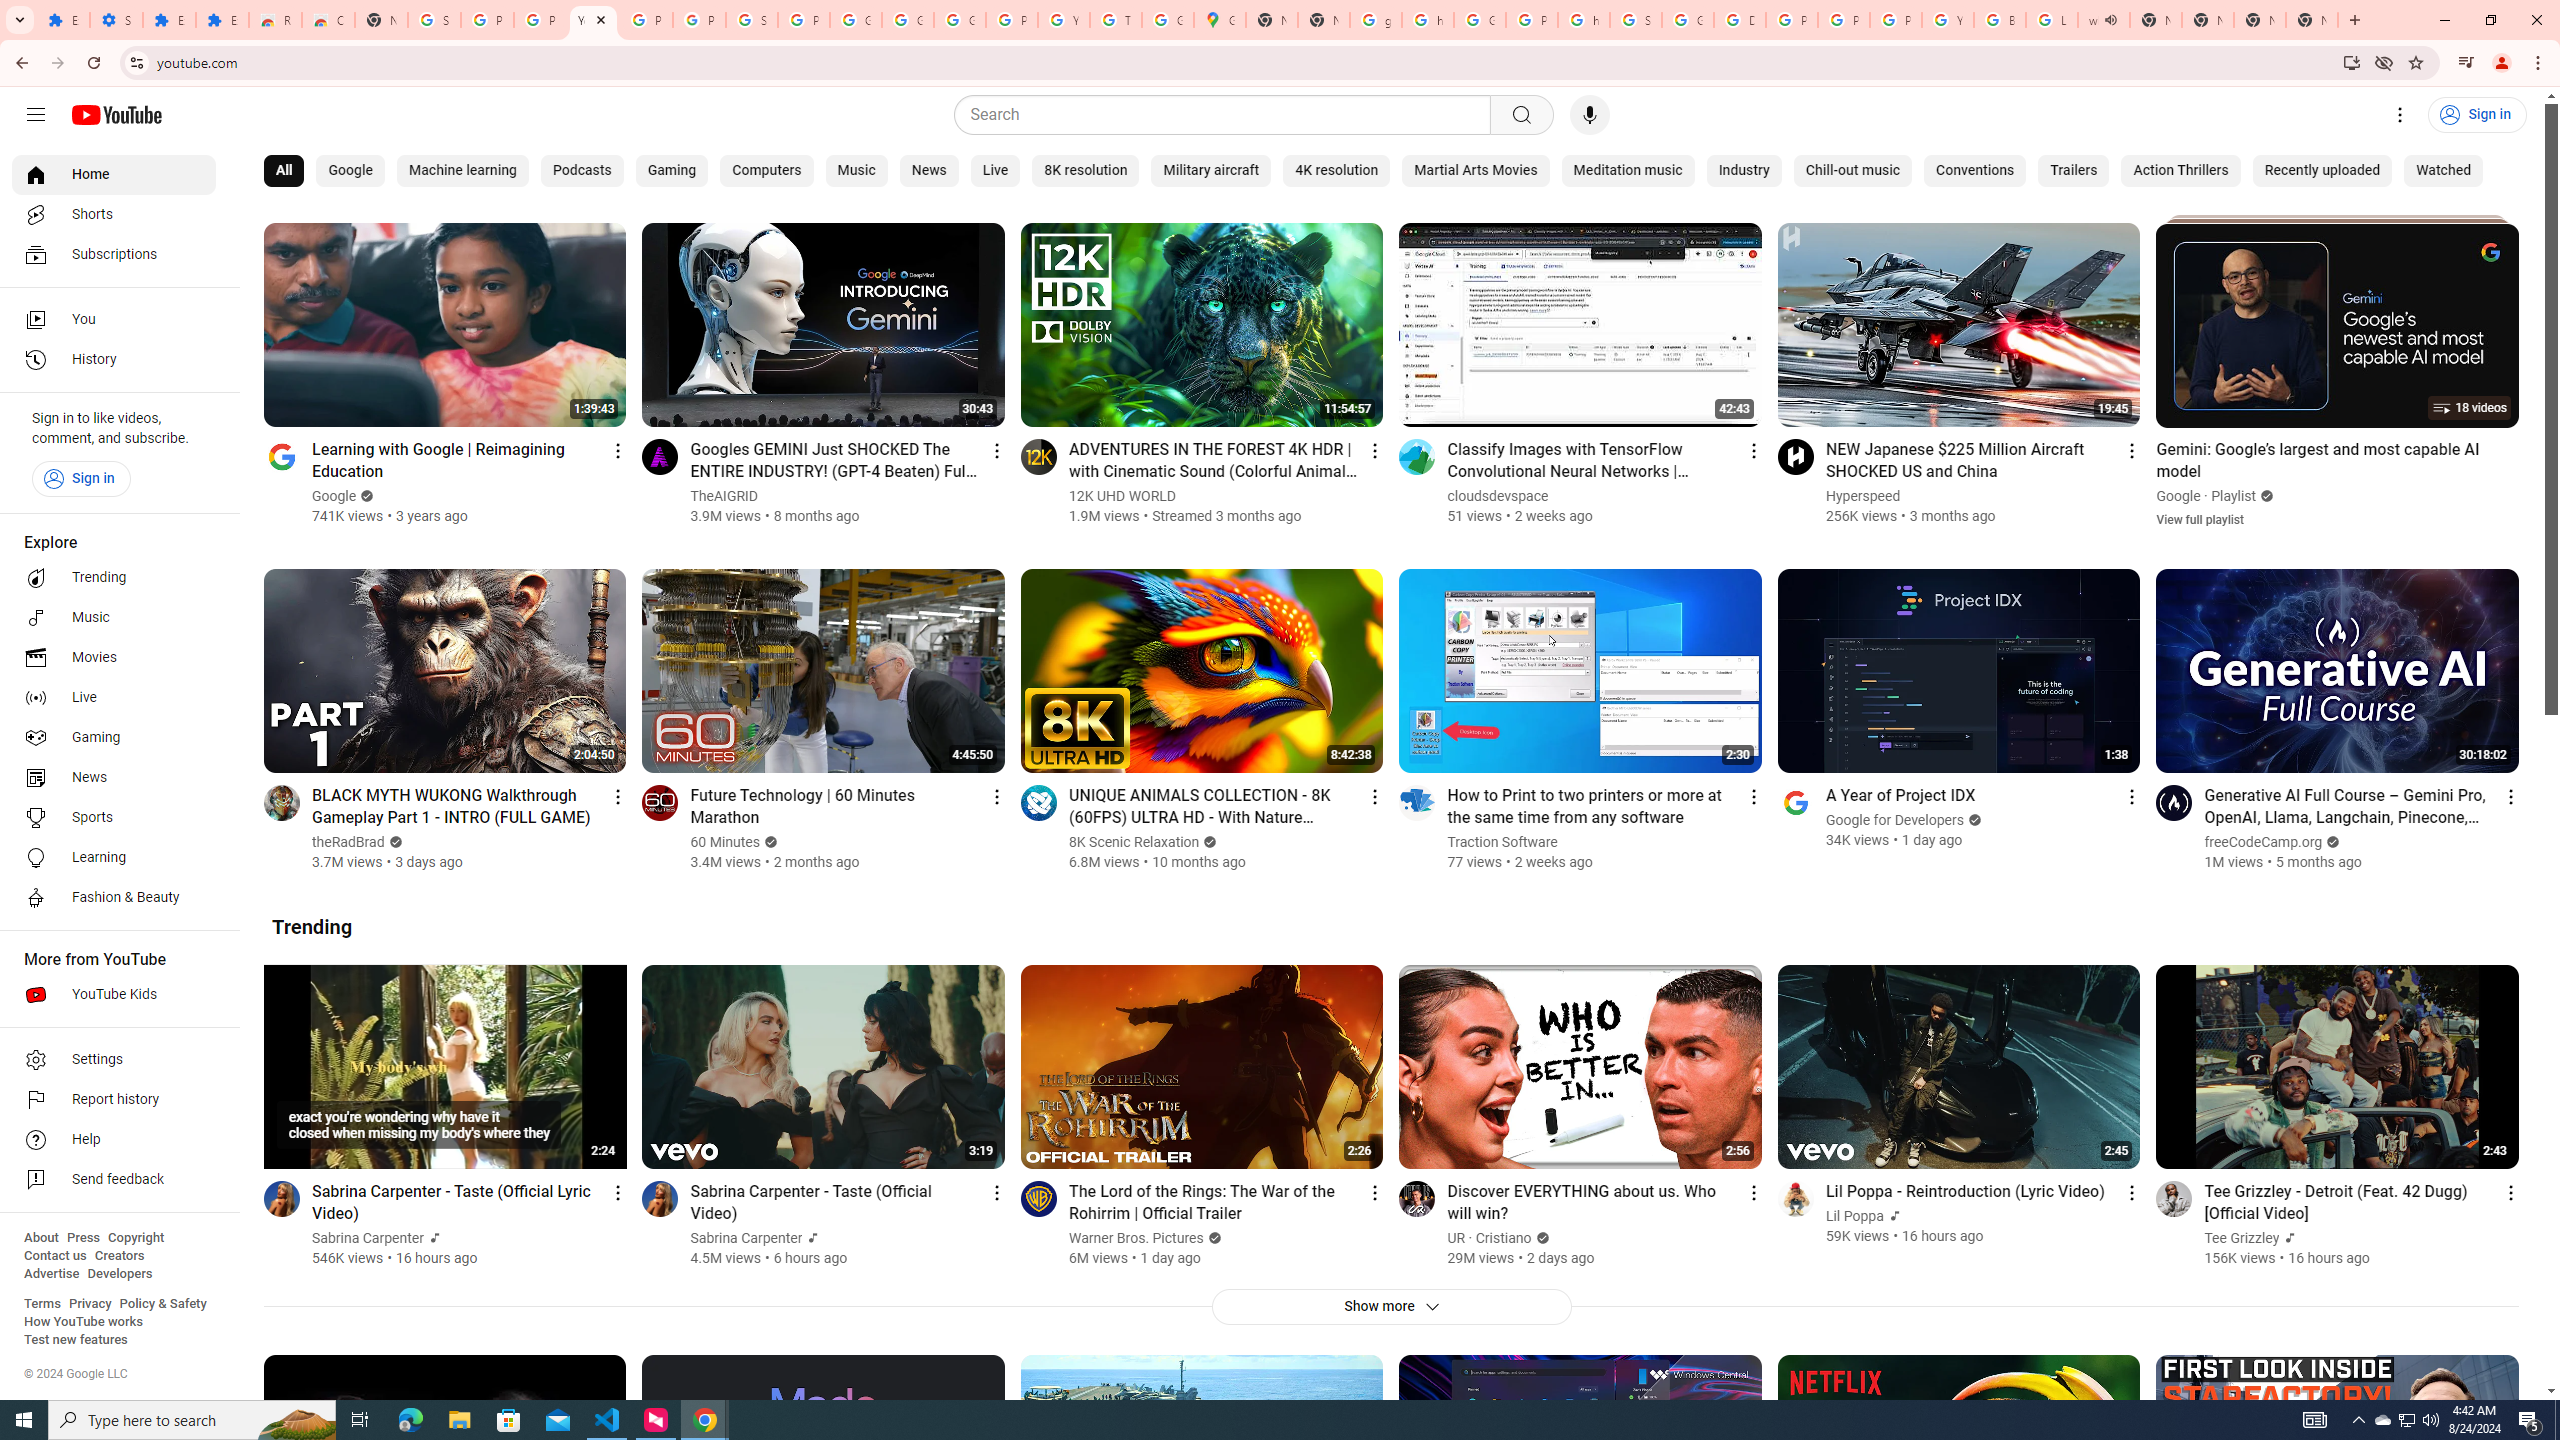 The height and width of the screenshot is (1440, 2560). I want to click on 'Music', so click(856, 171).